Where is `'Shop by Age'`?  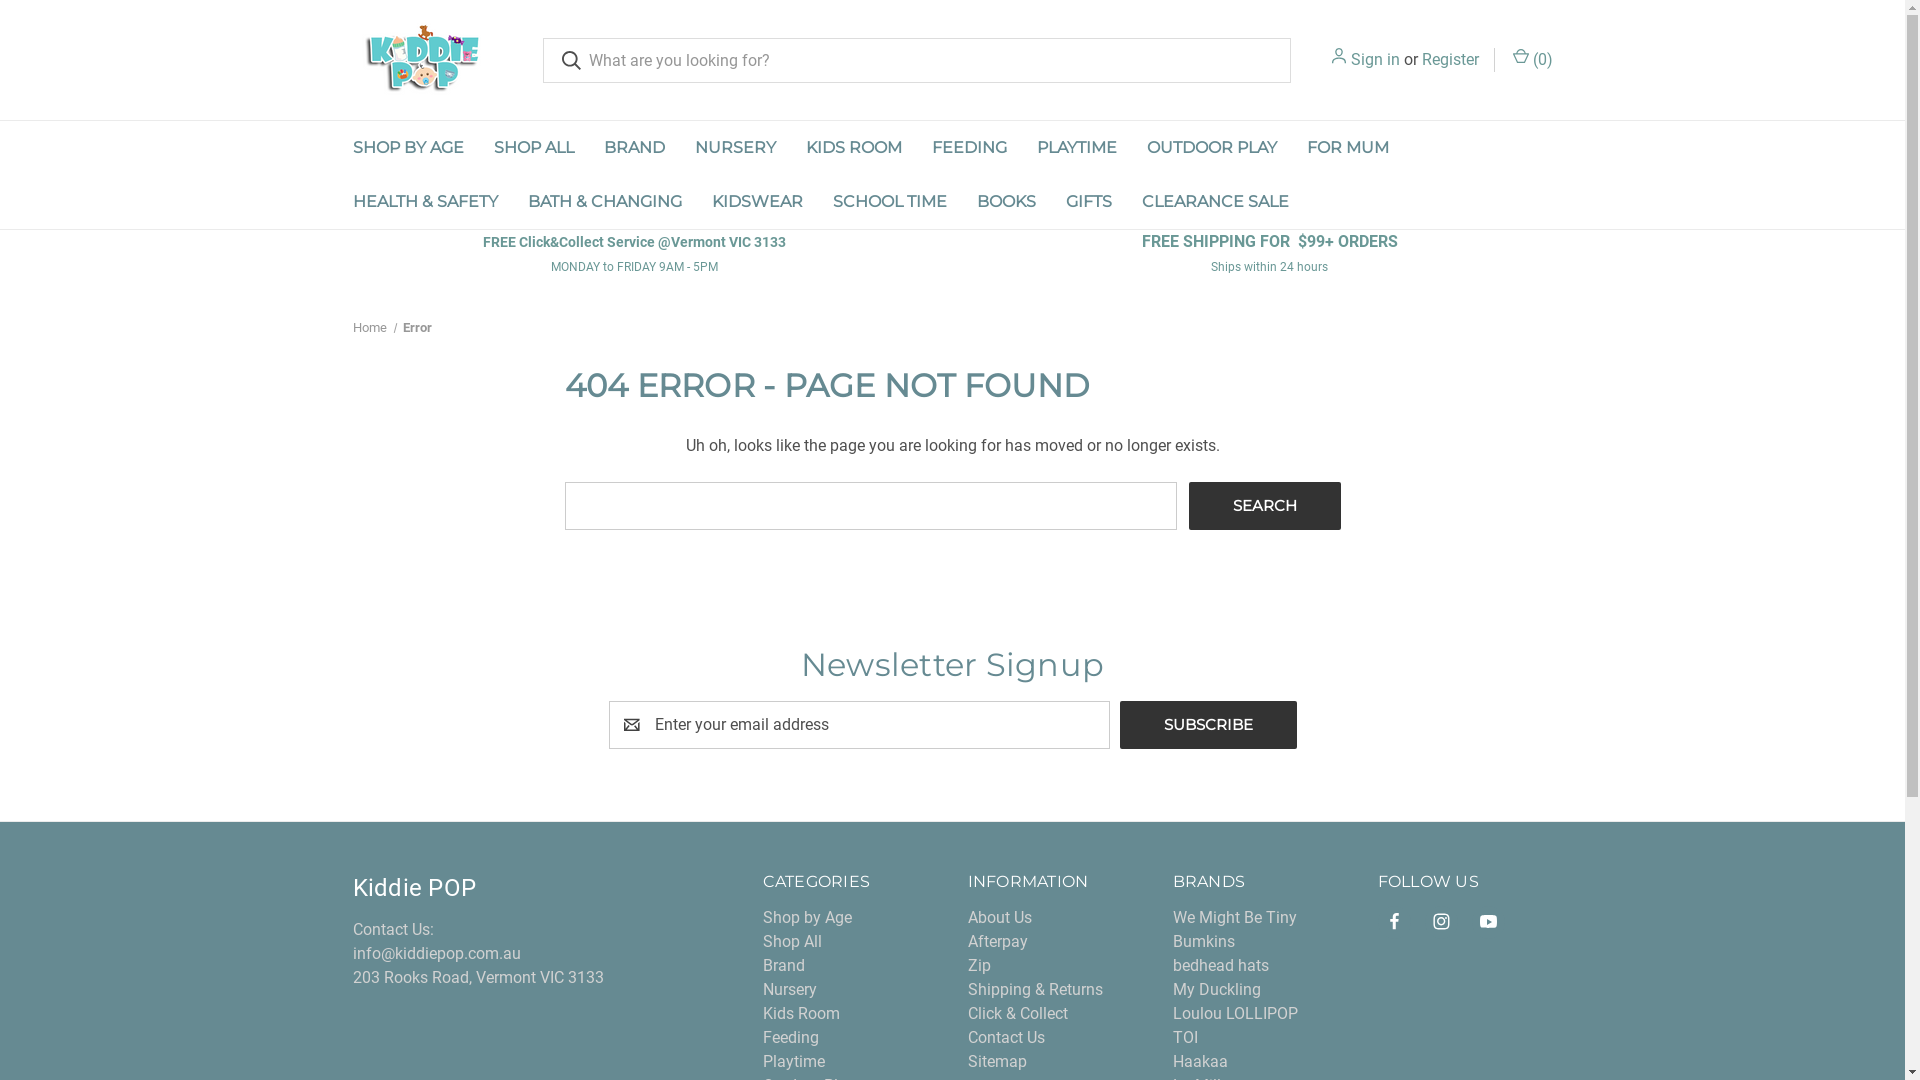
'Shop by Age' is located at coordinates (807, 917).